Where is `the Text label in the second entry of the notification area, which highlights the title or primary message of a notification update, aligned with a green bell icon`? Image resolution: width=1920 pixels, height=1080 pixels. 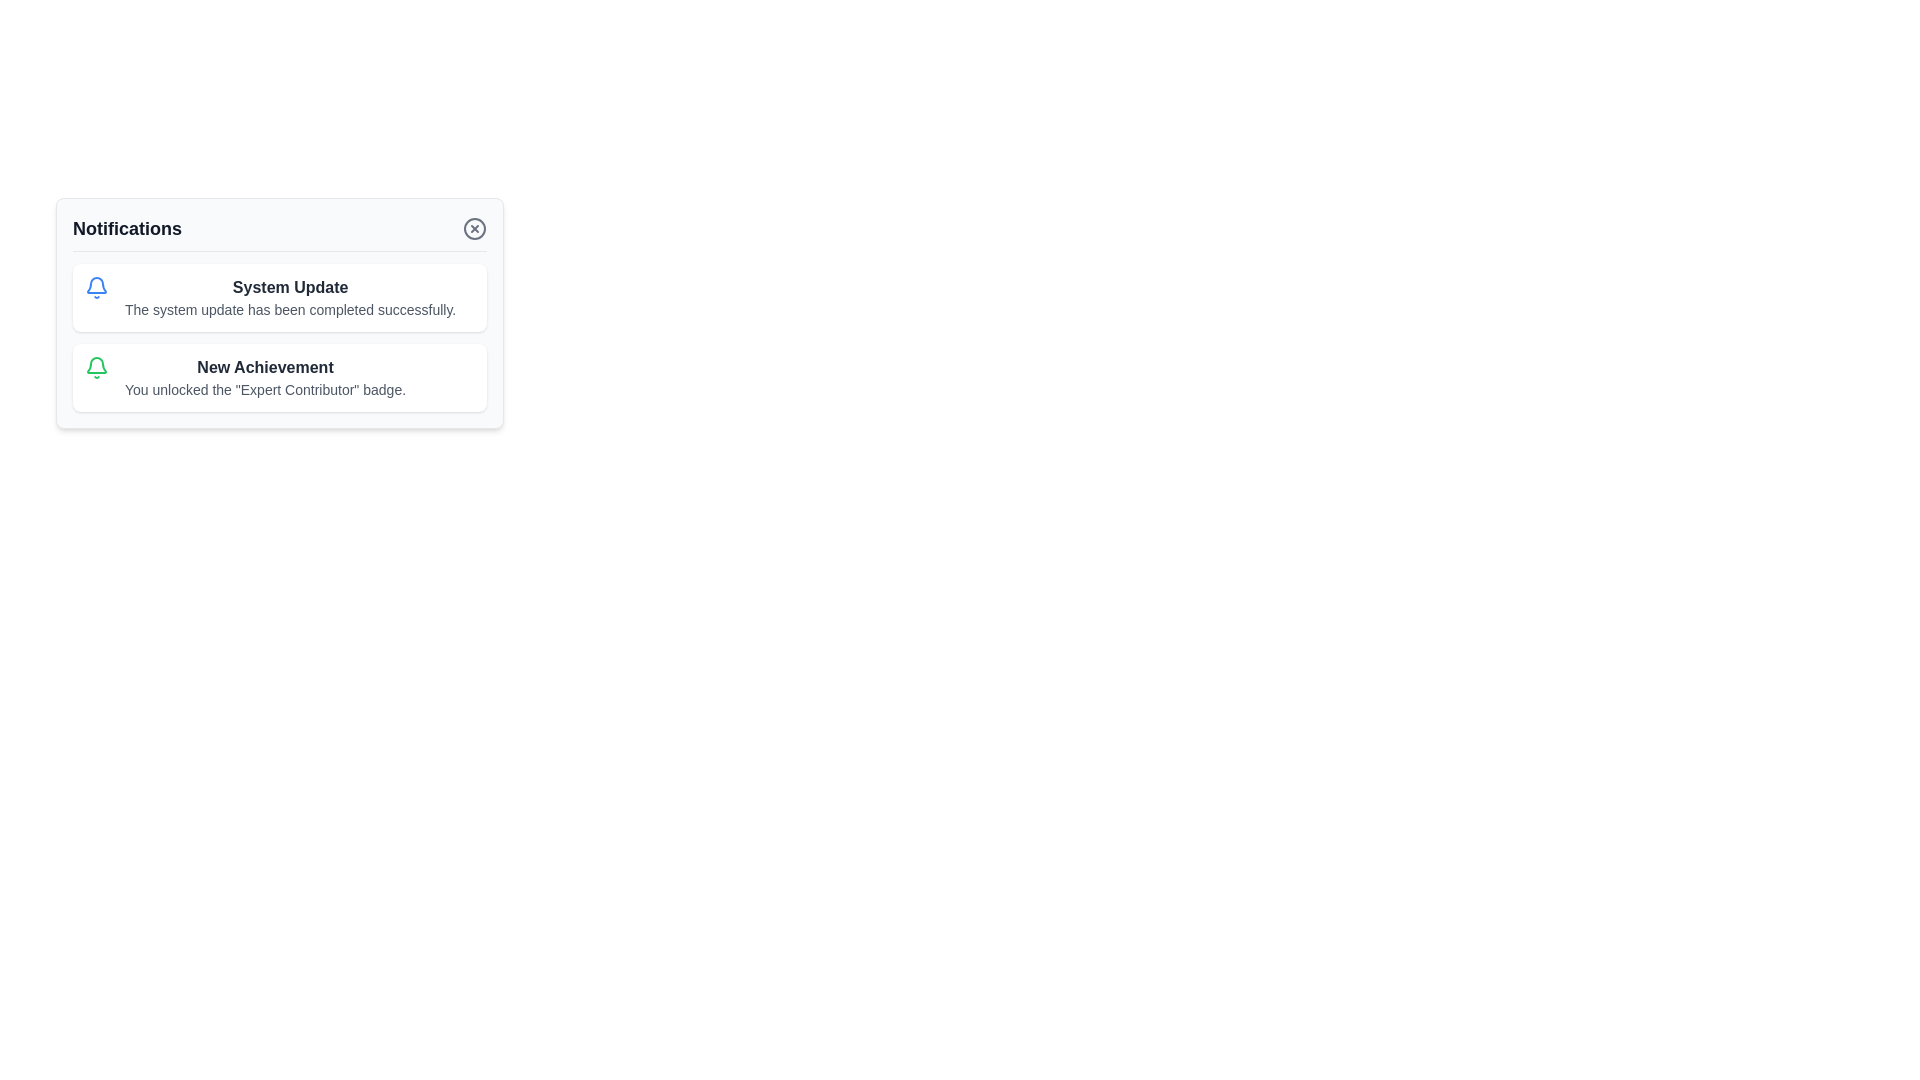
the Text label in the second entry of the notification area, which highlights the title or primary message of a notification update, aligned with a green bell icon is located at coordinates (264, 367).